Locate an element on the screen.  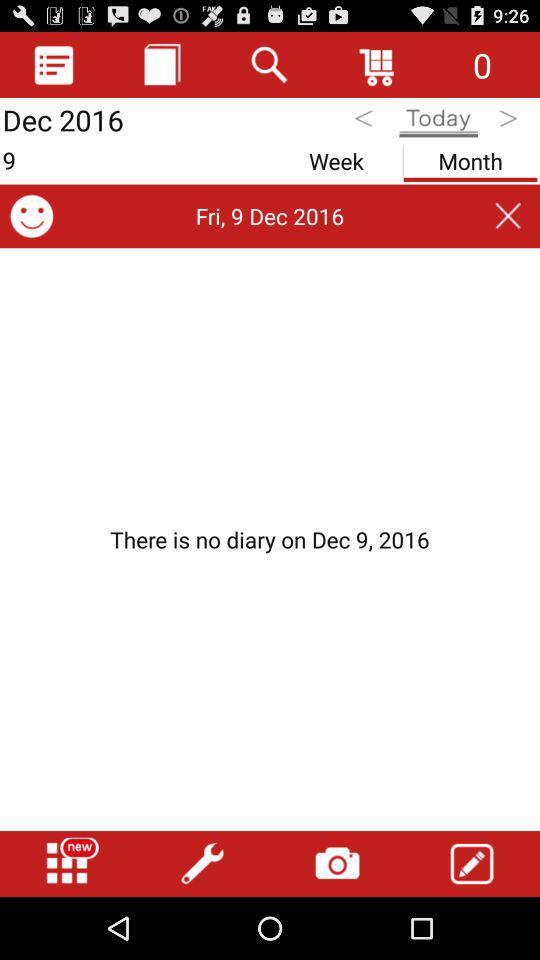
delete entry is located at coordinates (508, 216).